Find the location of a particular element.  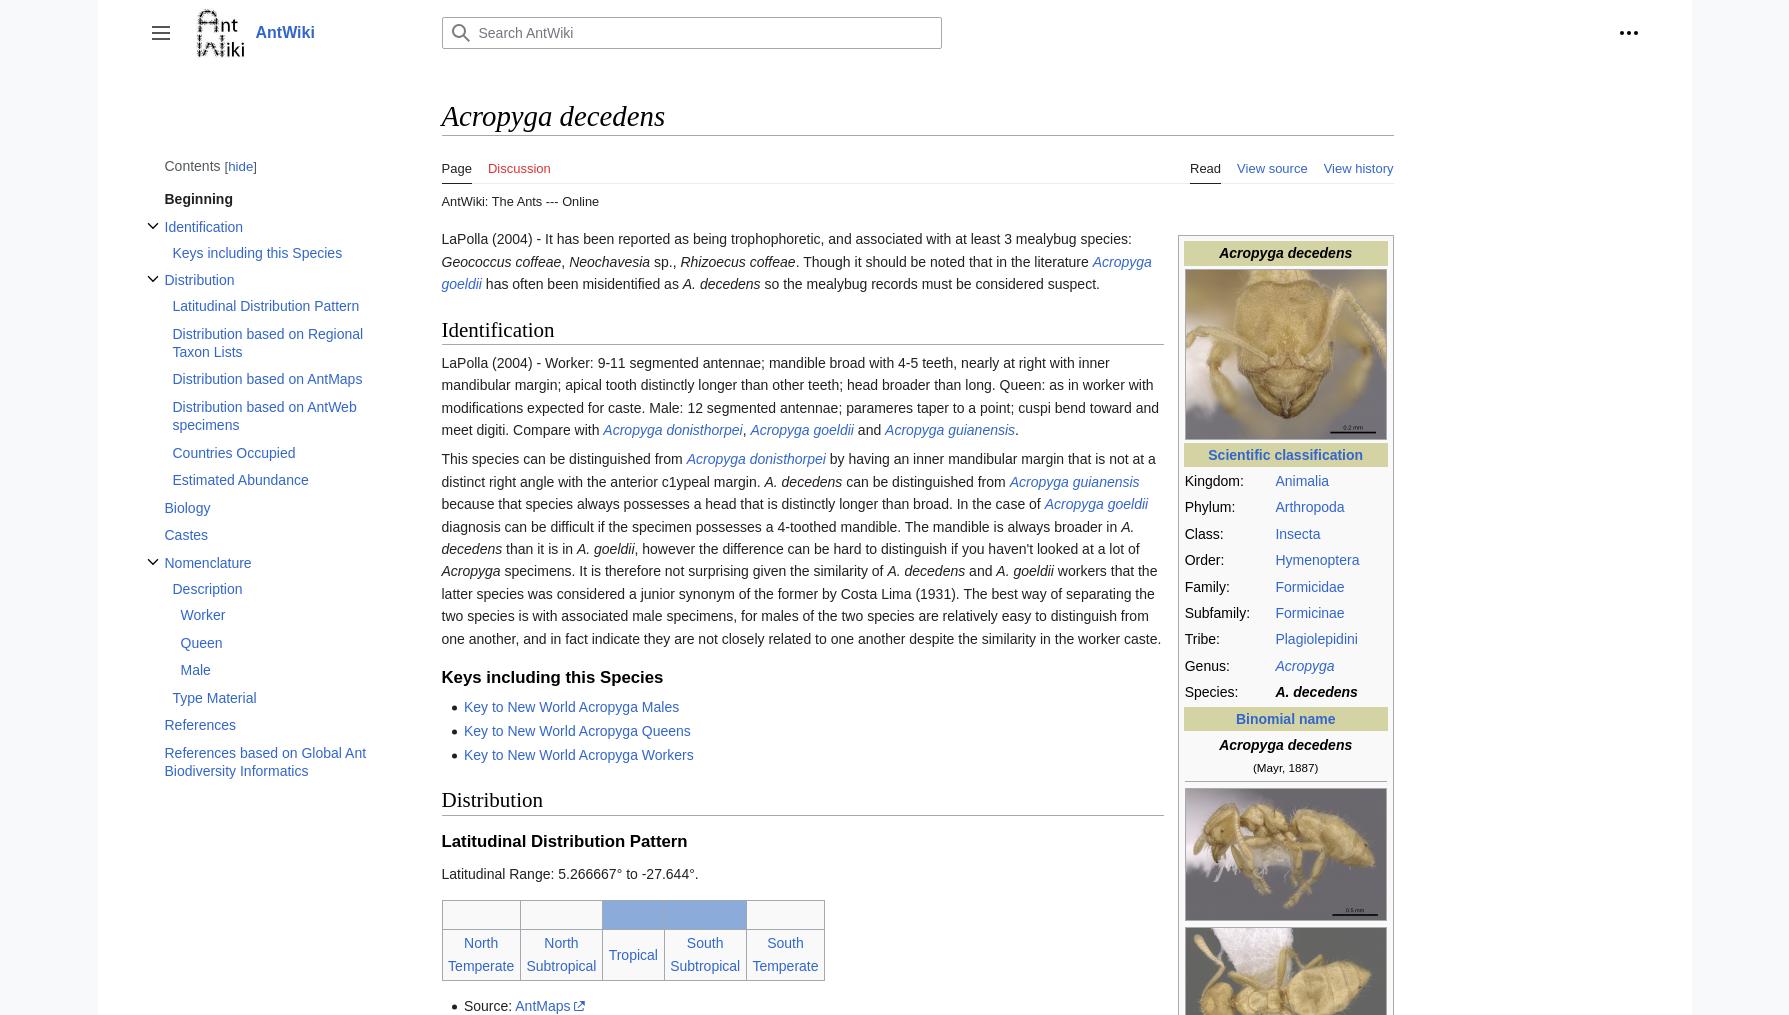

'specimens. It is therefore not surprising given the similarity of' is located at coordinates (693, 571).